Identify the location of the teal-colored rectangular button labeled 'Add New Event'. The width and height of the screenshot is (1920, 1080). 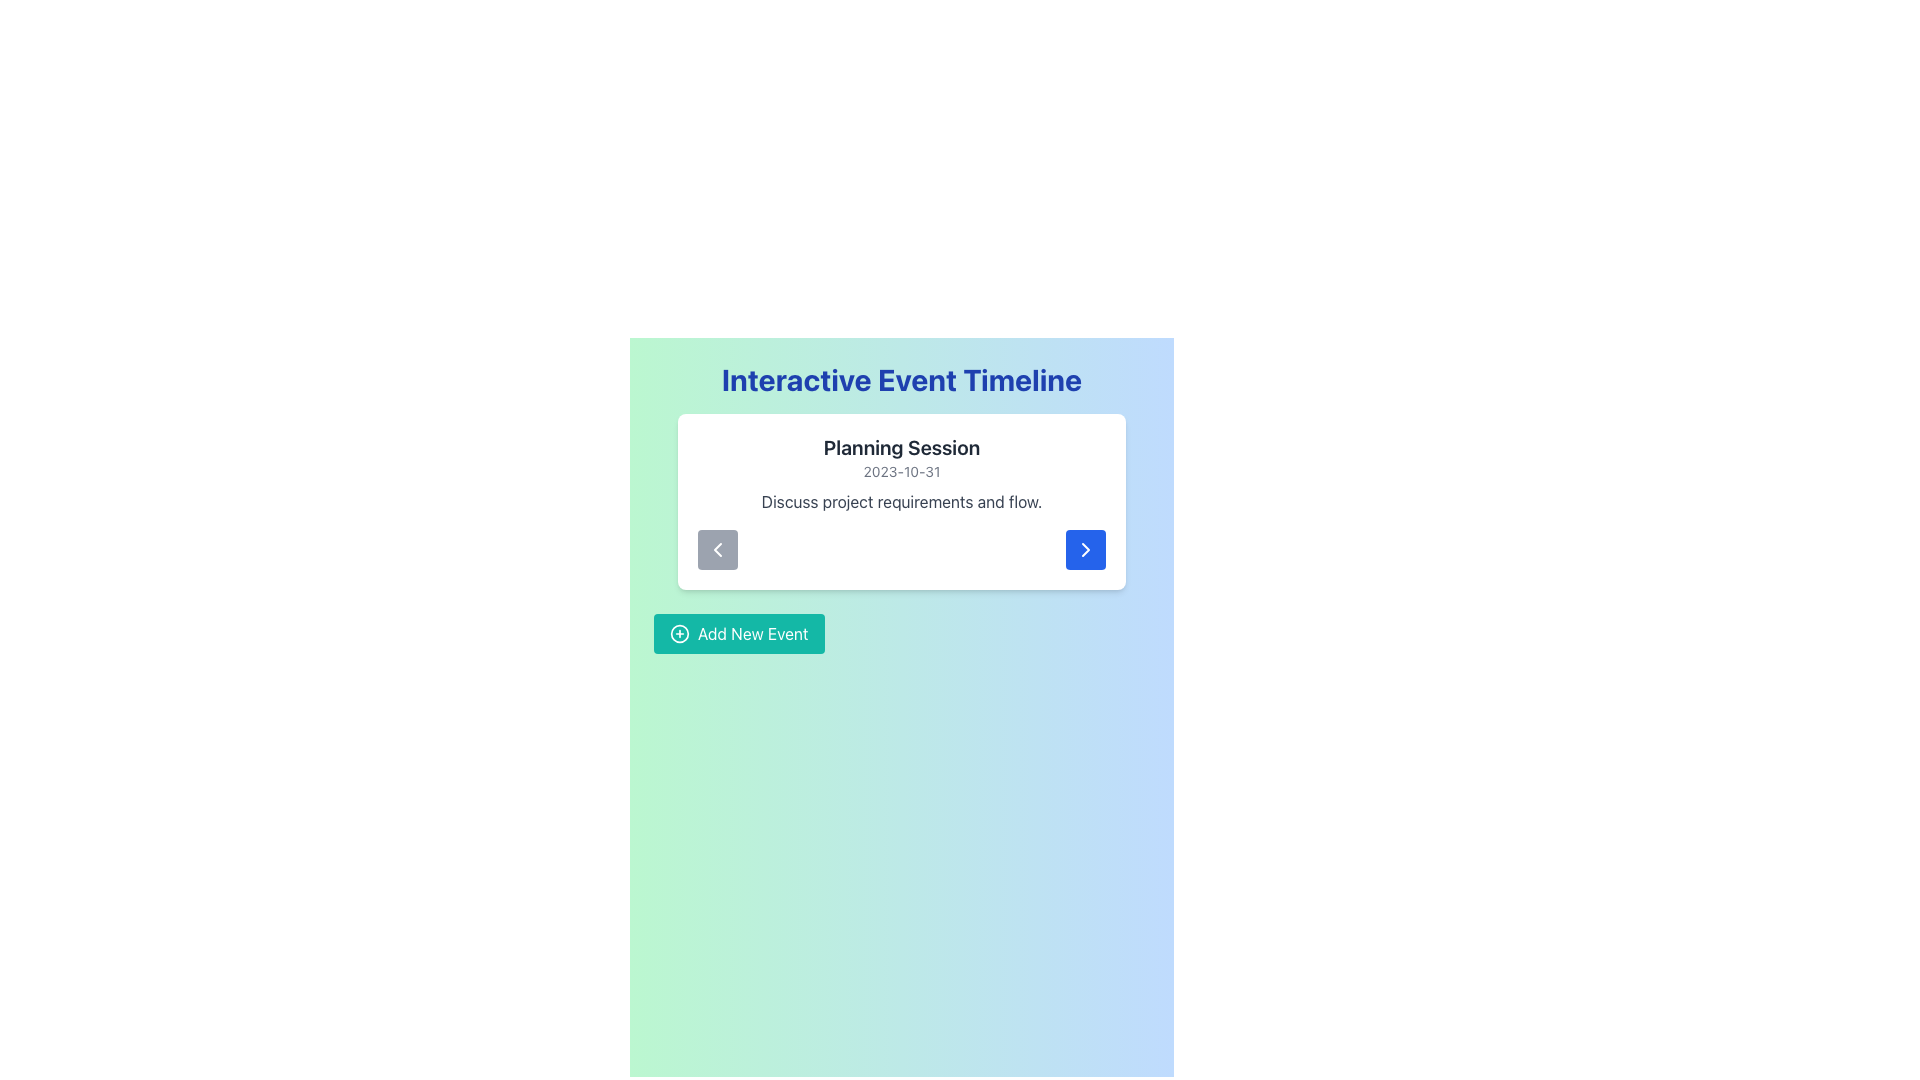
(738, 633).